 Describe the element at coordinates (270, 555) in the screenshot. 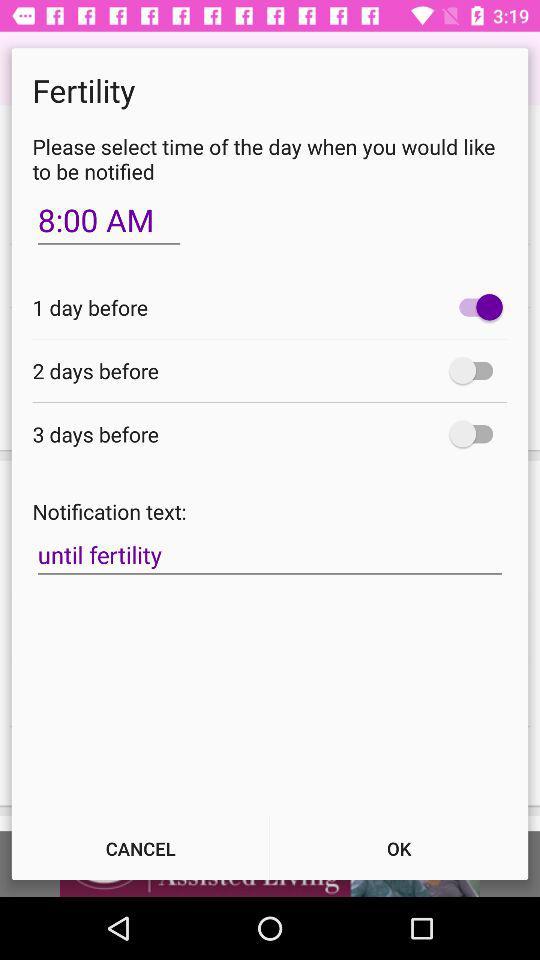

I see `until fertility item` at that location.